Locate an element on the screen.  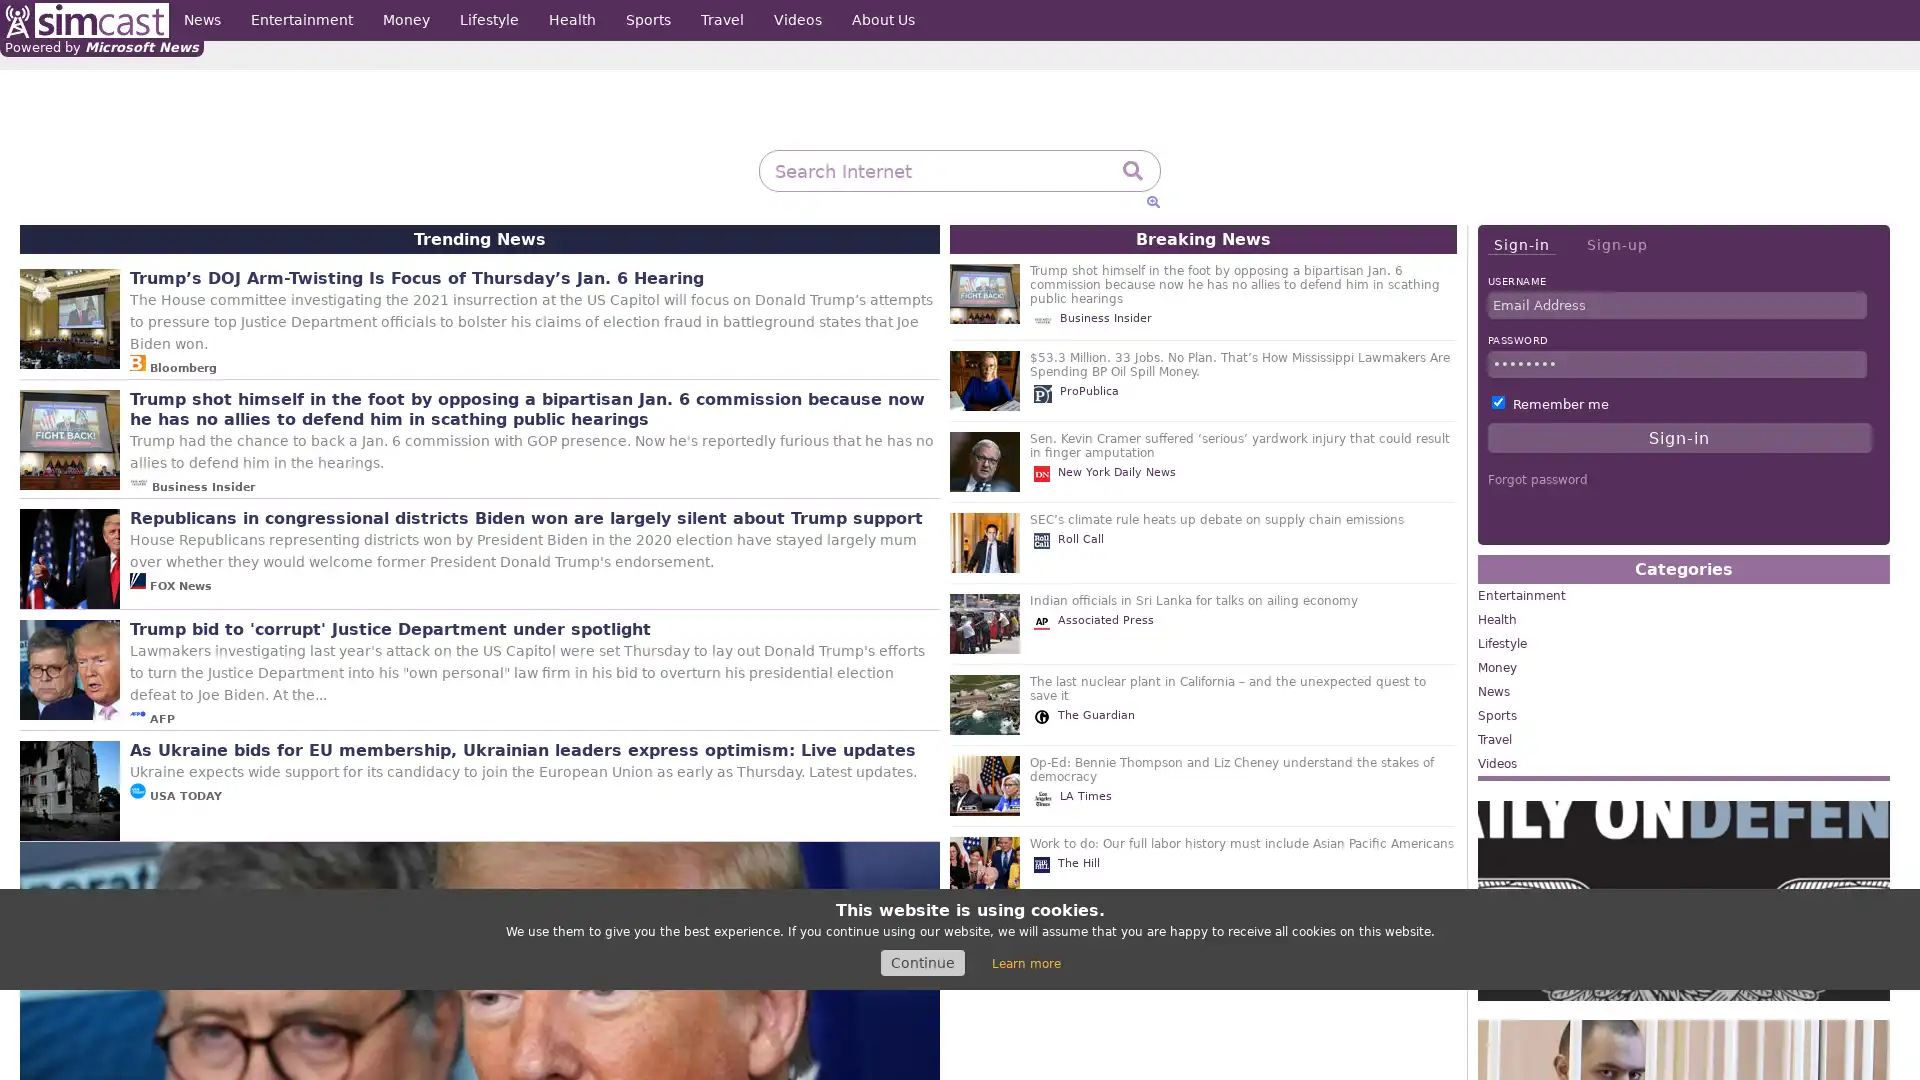
Sign-up is located at coordinates (1616, 244).